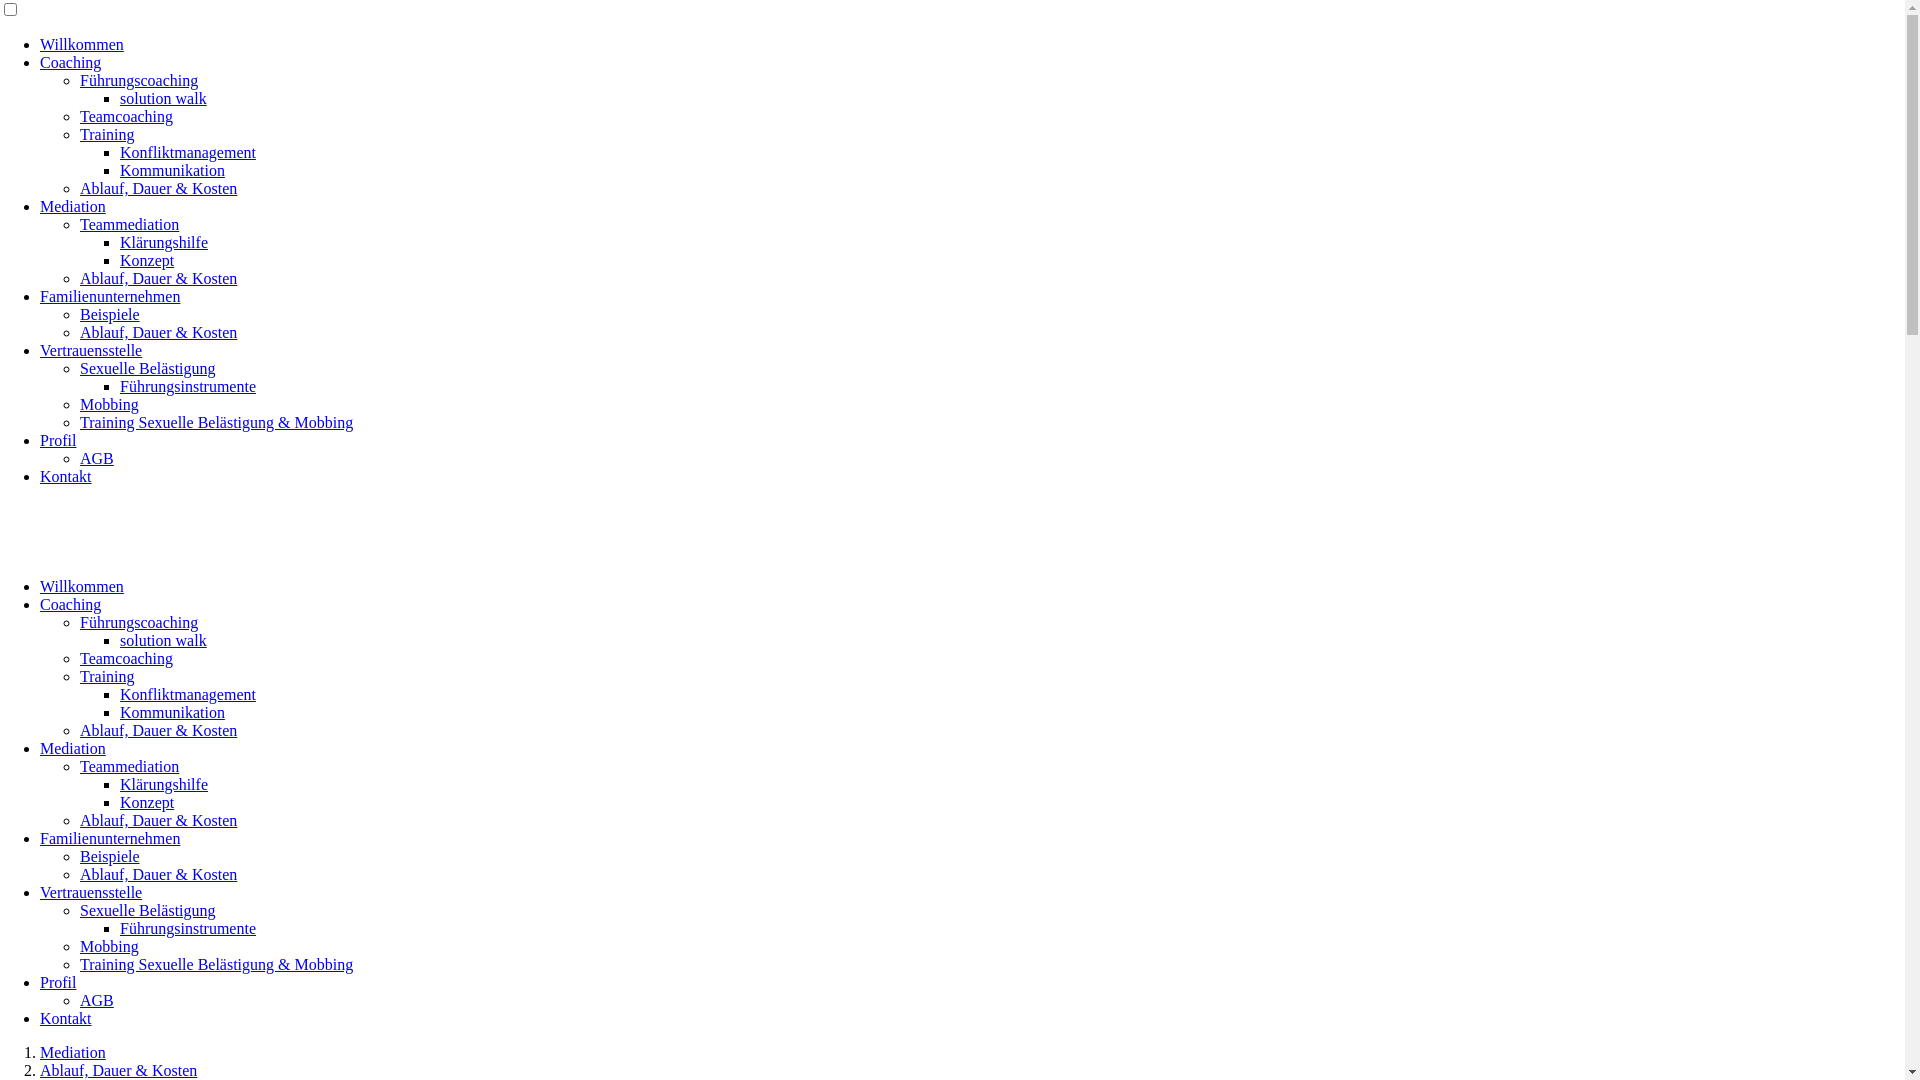 The height and width of the screenshot is (1080, 1920). What do you see at coordinates (146, 259) in the screenshot?
I see `'Konzept'` at bounding box center [146, 259].